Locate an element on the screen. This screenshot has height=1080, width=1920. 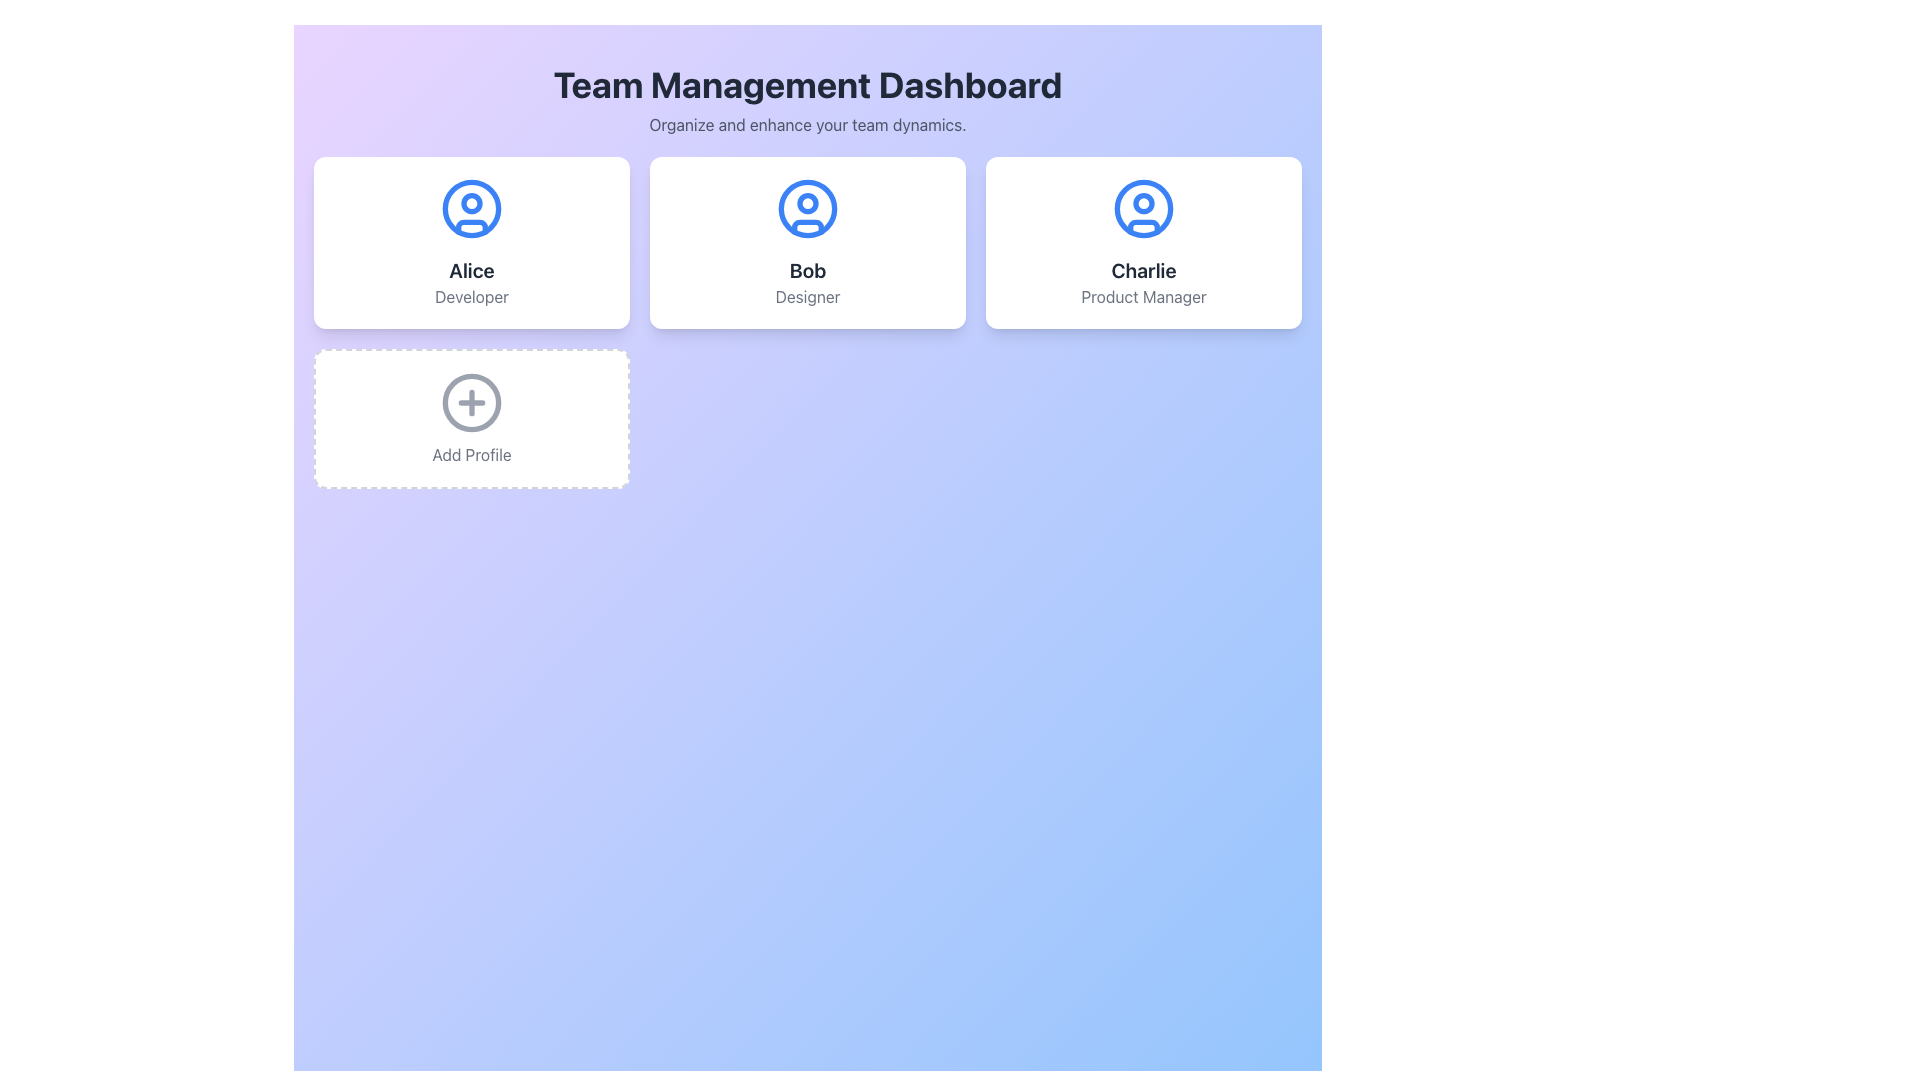
the circular user profile icon with a blue border representing 'Charlie, Product Manager' located on the white card at the top-center of the card is located at coordinates (1143, 208).